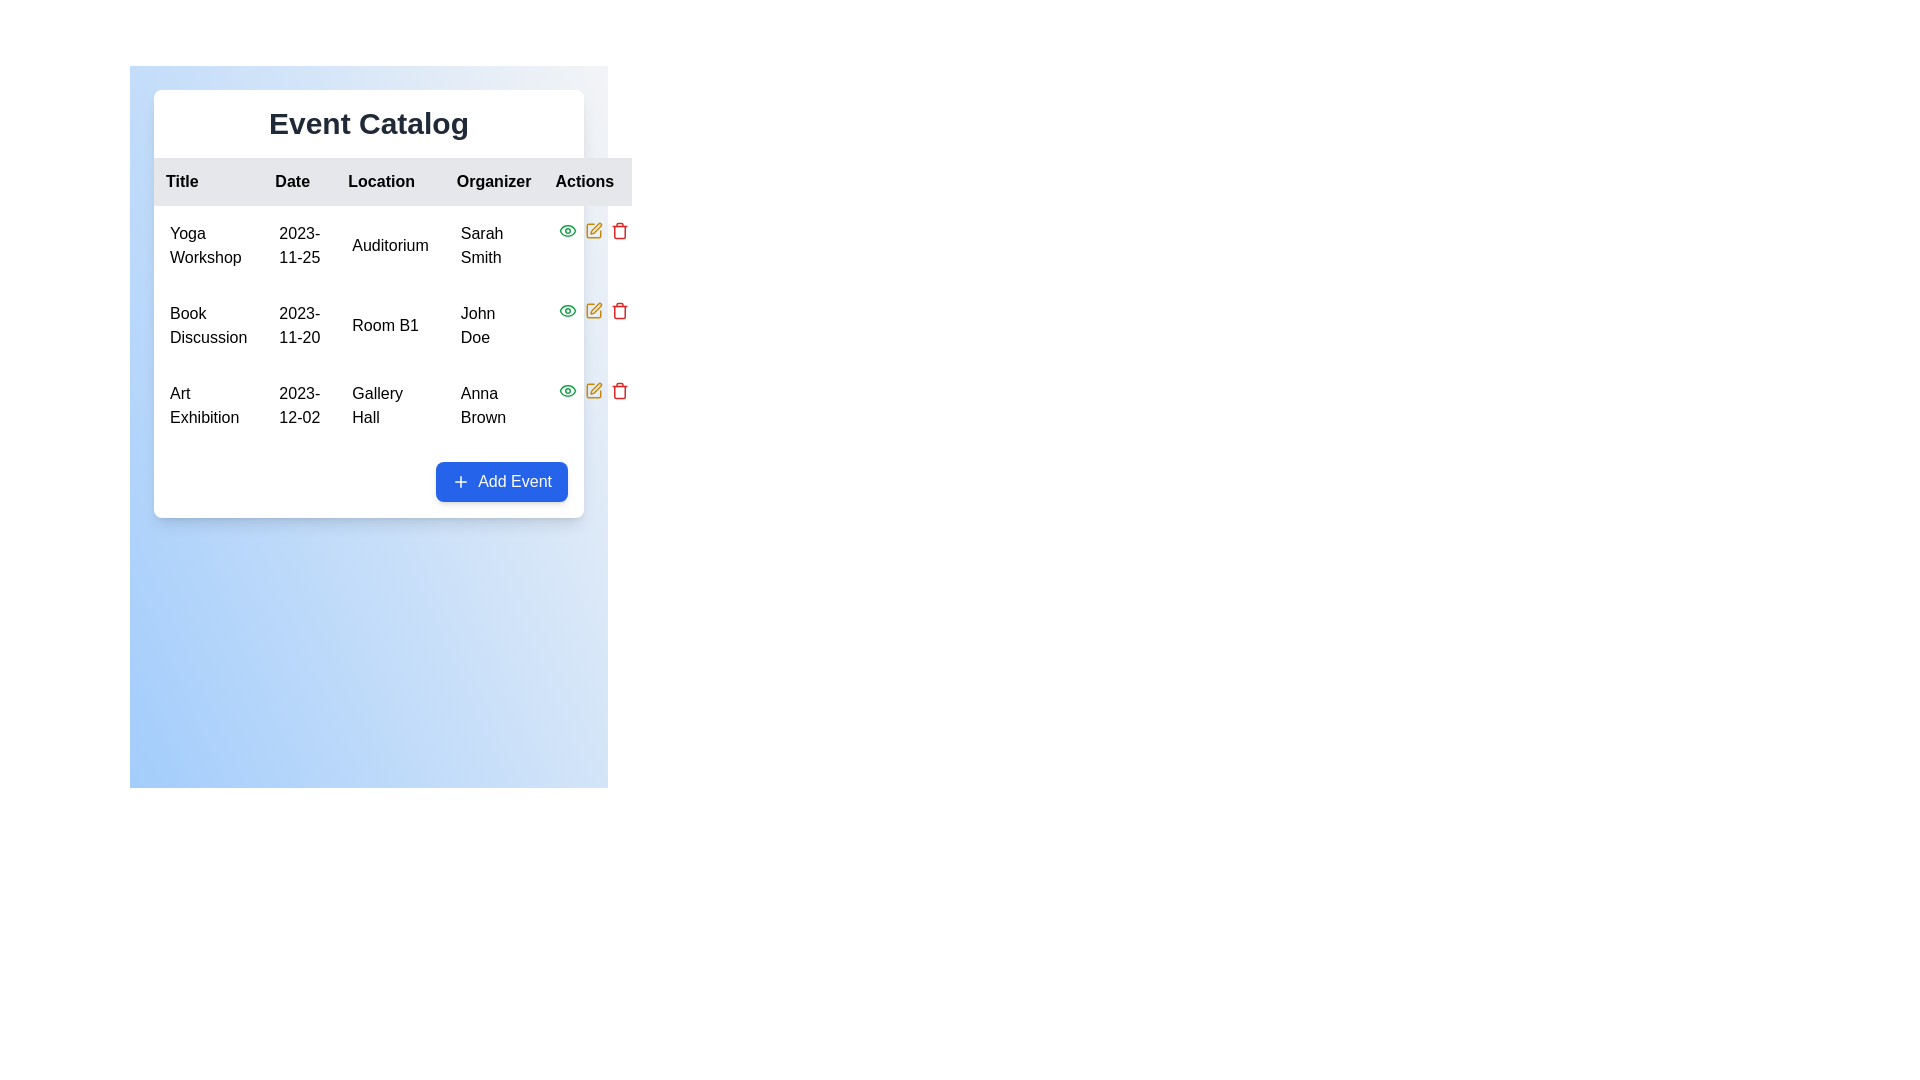 The image size is (1920, 1080). I want to click on the static text element displaying the title 'Yoga Workshop' located in the first row under the 'Title' column of the table, so click(208, 245).